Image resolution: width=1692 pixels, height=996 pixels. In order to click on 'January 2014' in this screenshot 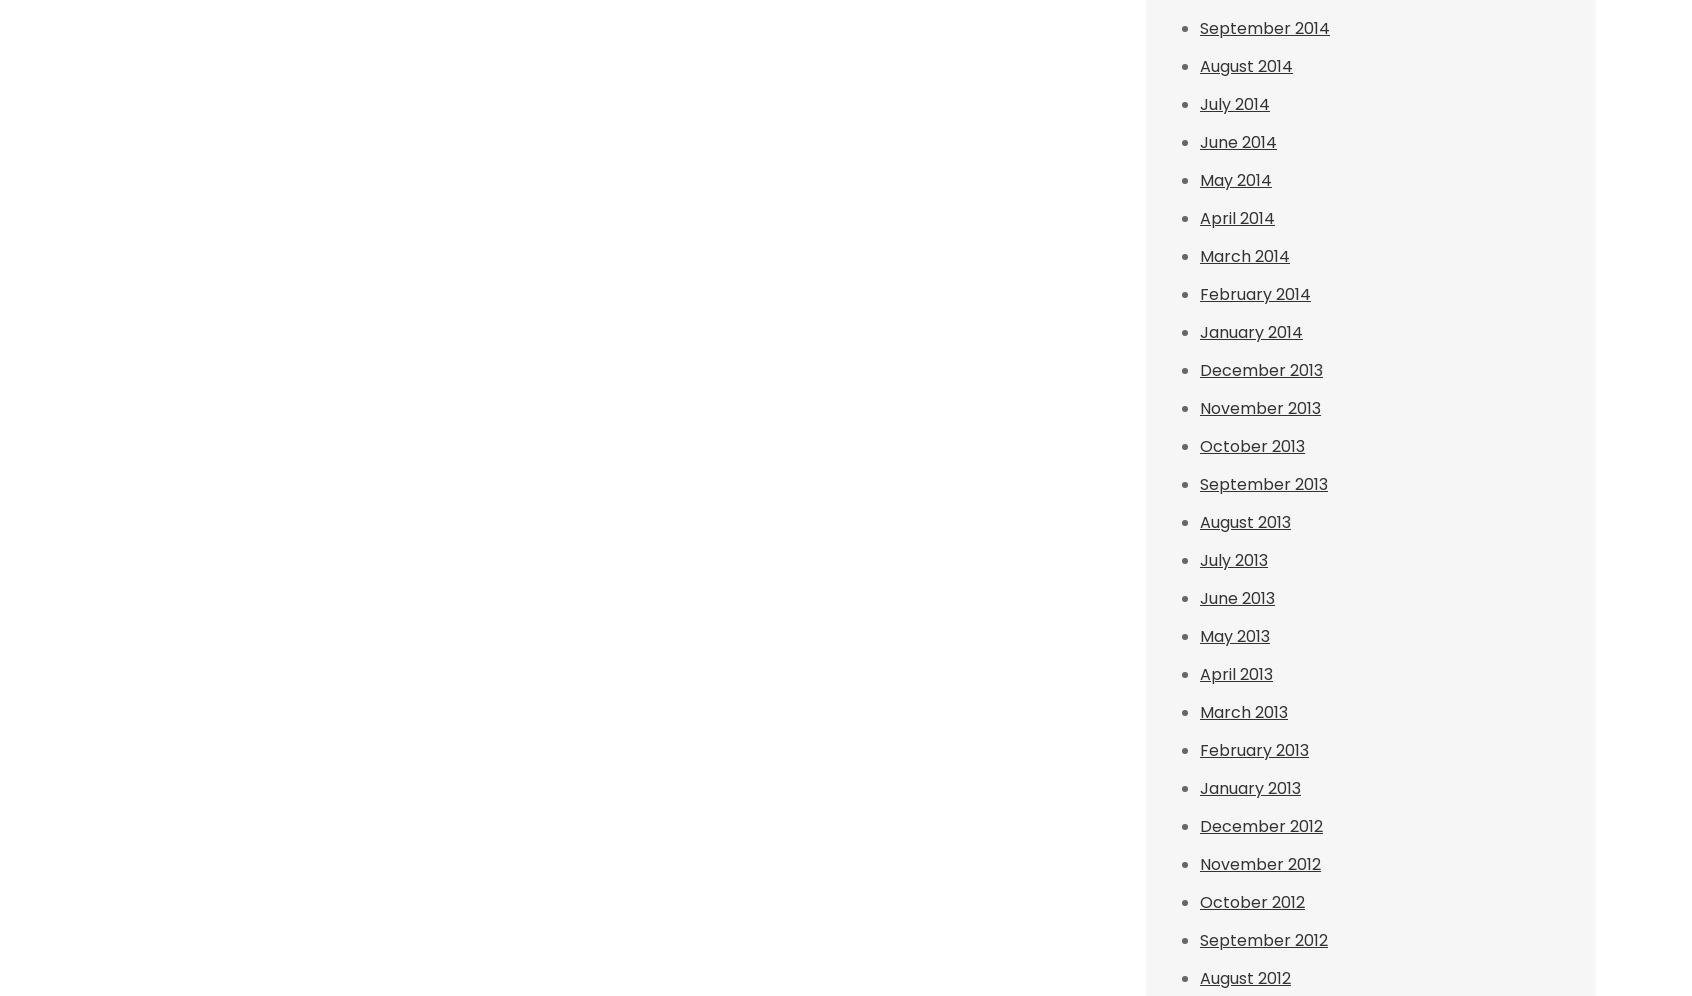, I will do `click(1251, 332)`.